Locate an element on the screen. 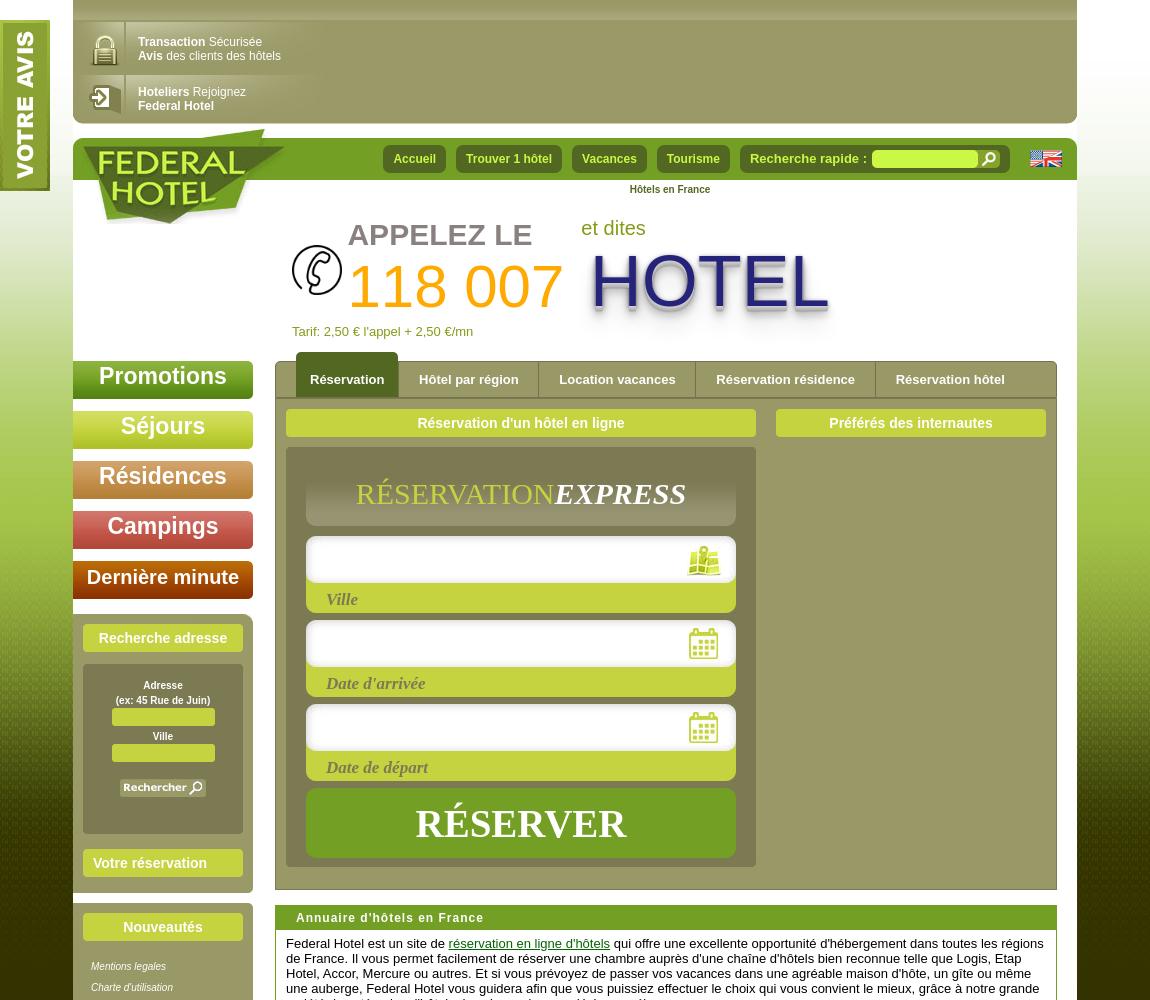 The height and width of the screenshot is (1000, 1150). 'Date de départ' is located at coordinates (376, 767).